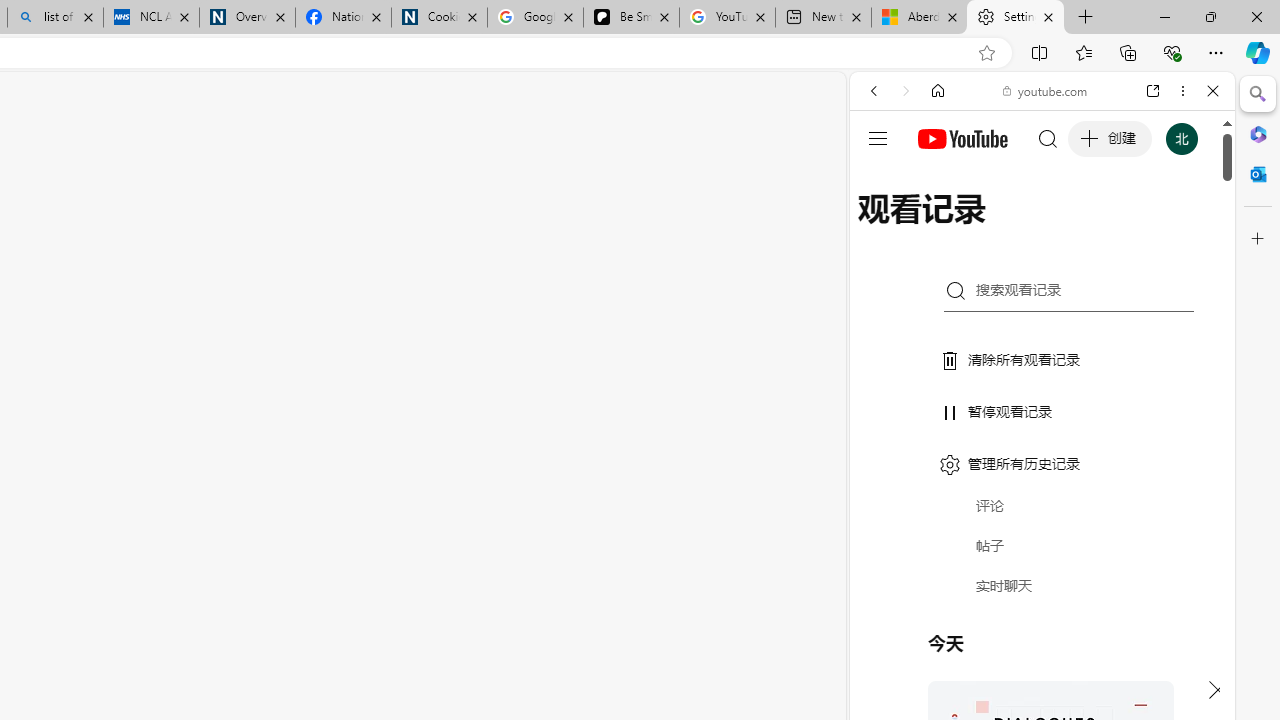 This screenshot has width=1280, height=720. What do you see at coordinates (438, 17) in the screenshot?
I see `'Cookies'` at bounding box center [438, 17].